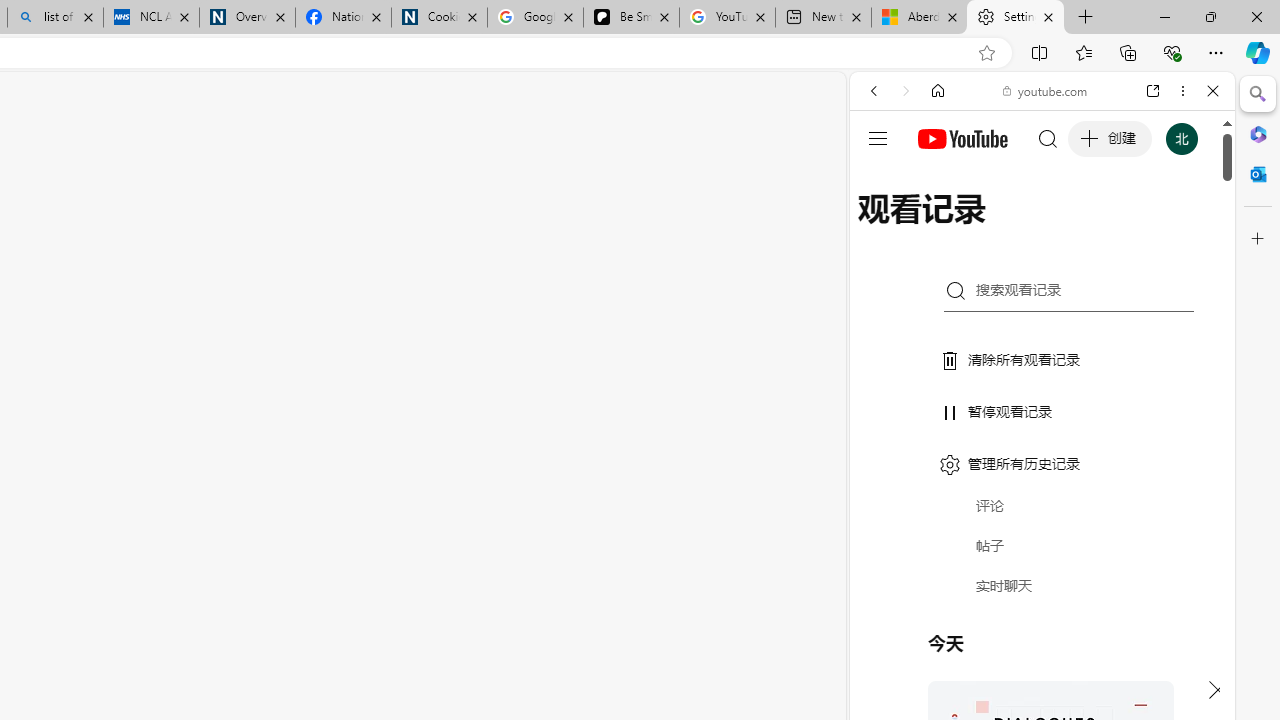 This screenshot has width=1280, height=720. What do you see at coordinates (438, 17) in the screenshot?
I see `'Cookies'` at bounding box center [438, 17].